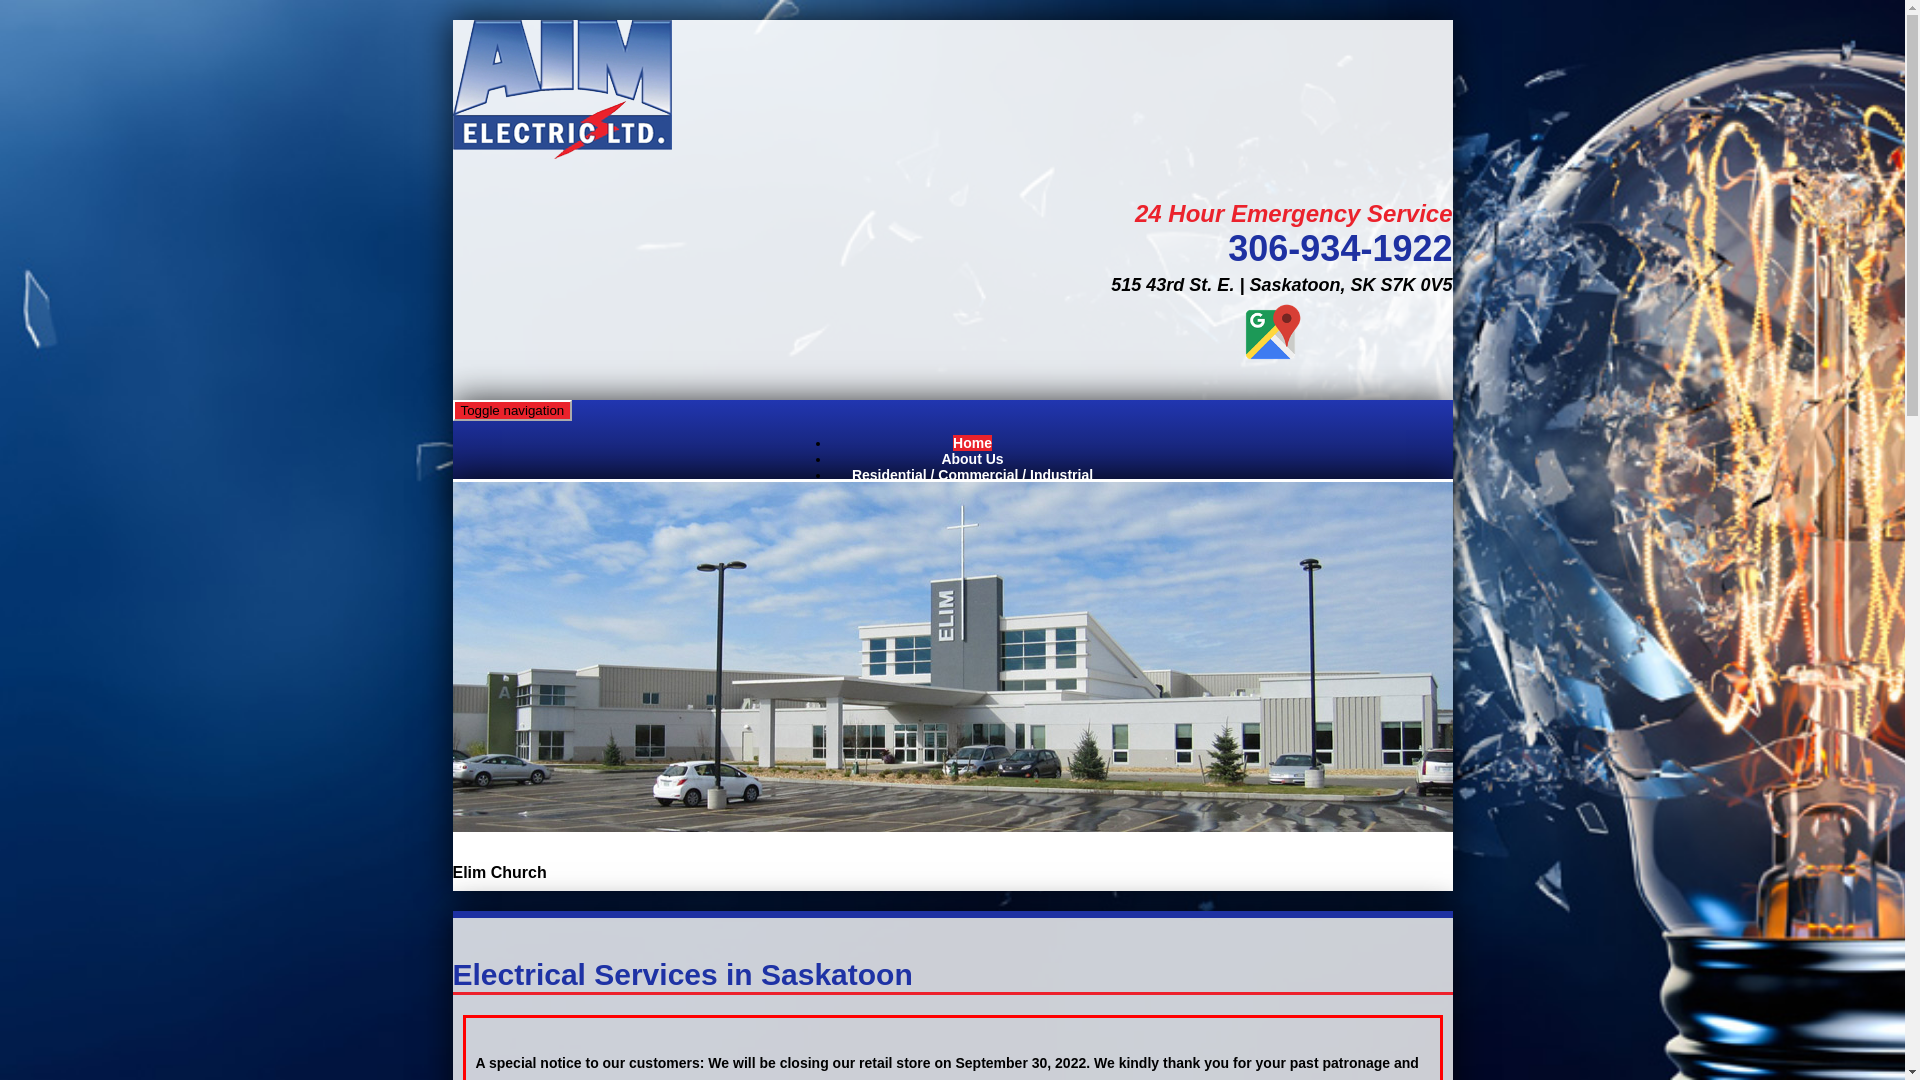 This screenshot has width=1920, height=1080. Describe the element at coordinates (939, 459) in the screenshot. I see `'About Us'` at that location.